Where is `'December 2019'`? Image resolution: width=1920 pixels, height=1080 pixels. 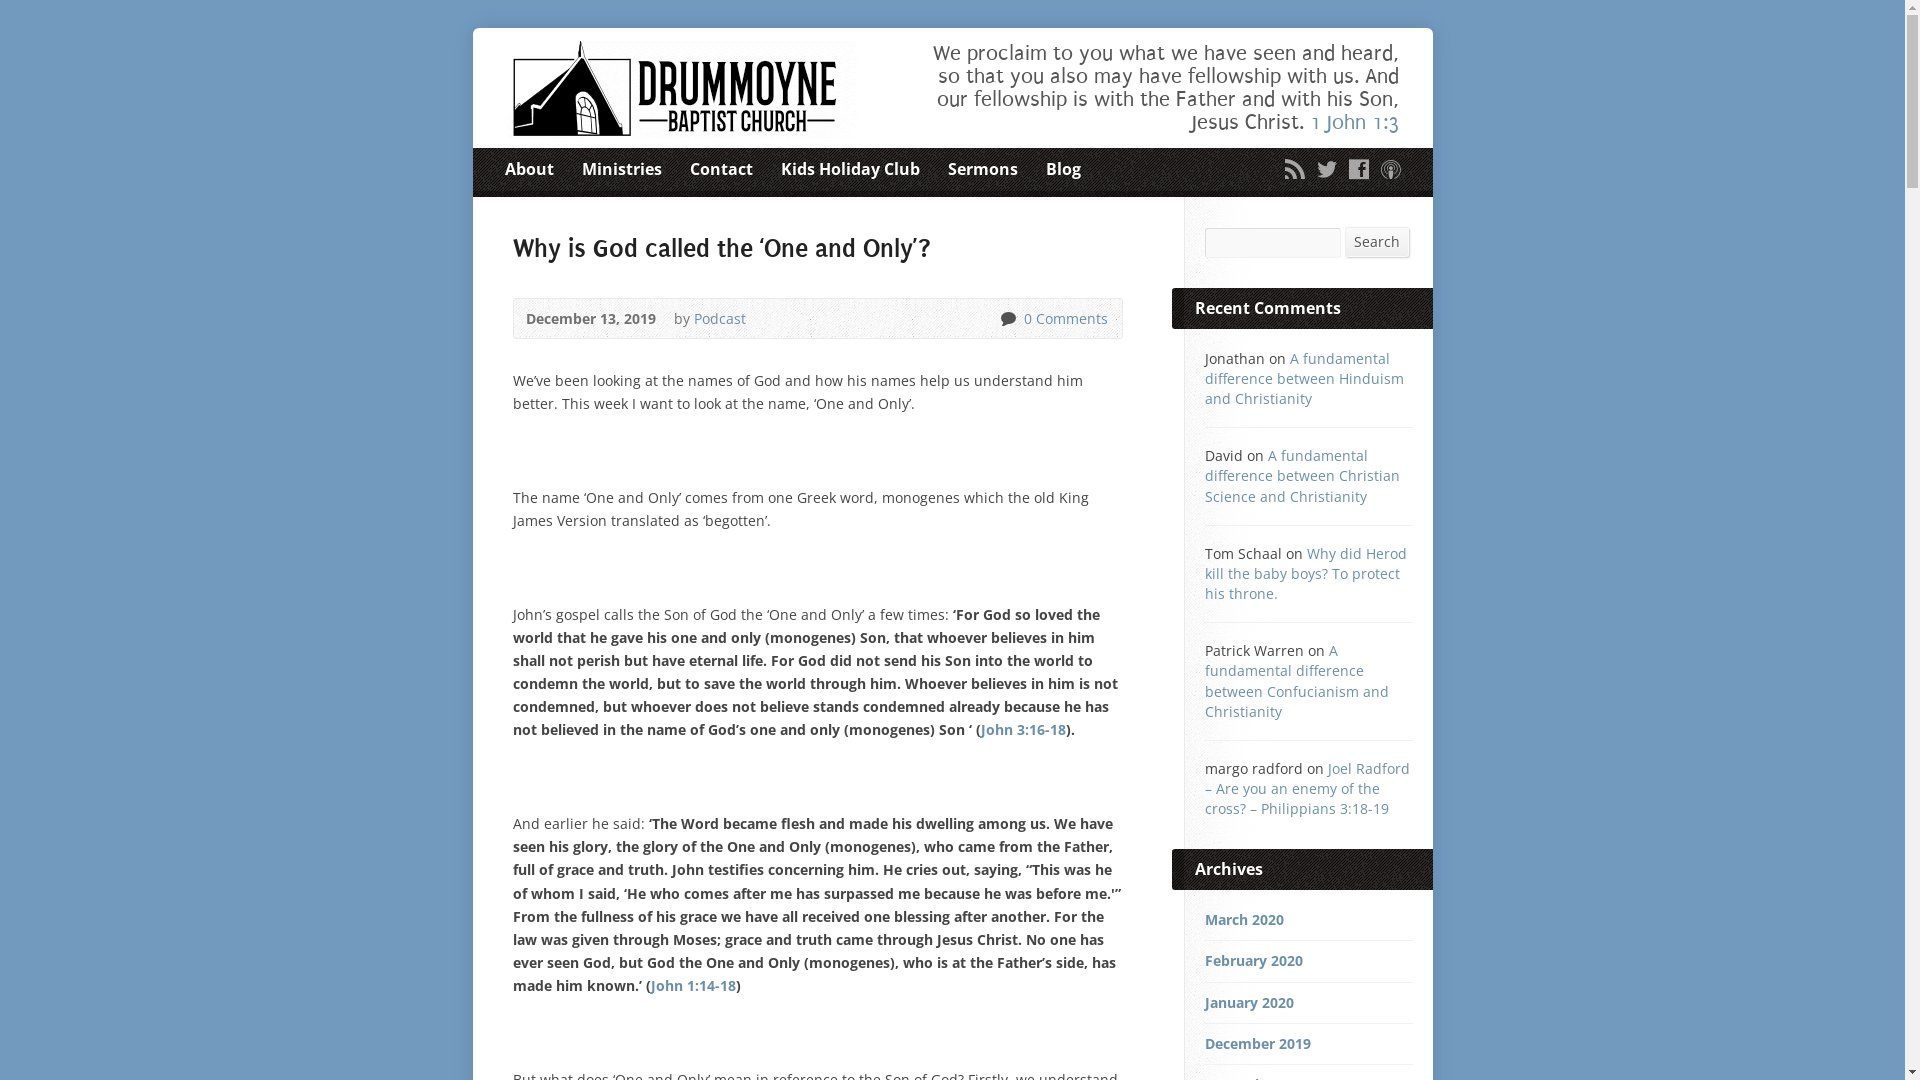
'December 2019' is located at coordinates (1256, 1042).